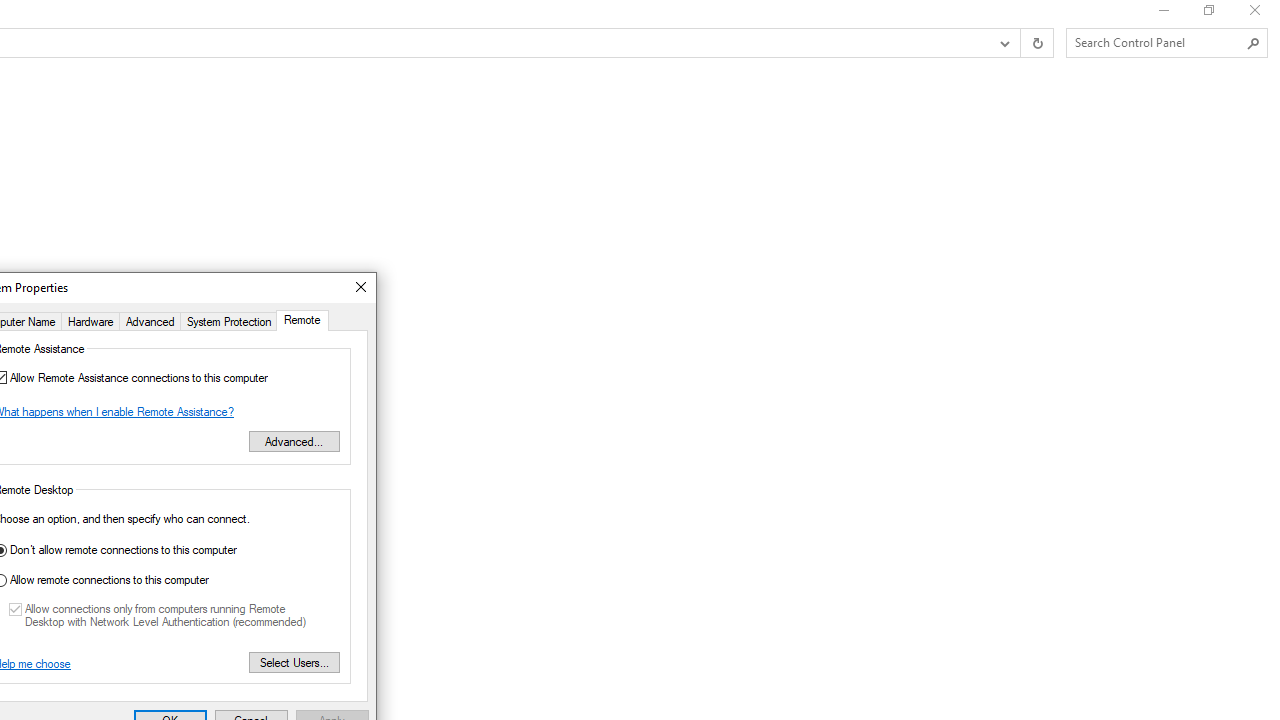 This screenshot has width=1280, height=720. Describe the element at coordinates (229, 319) in the screenshot. I see `'System Protection'` at that location.